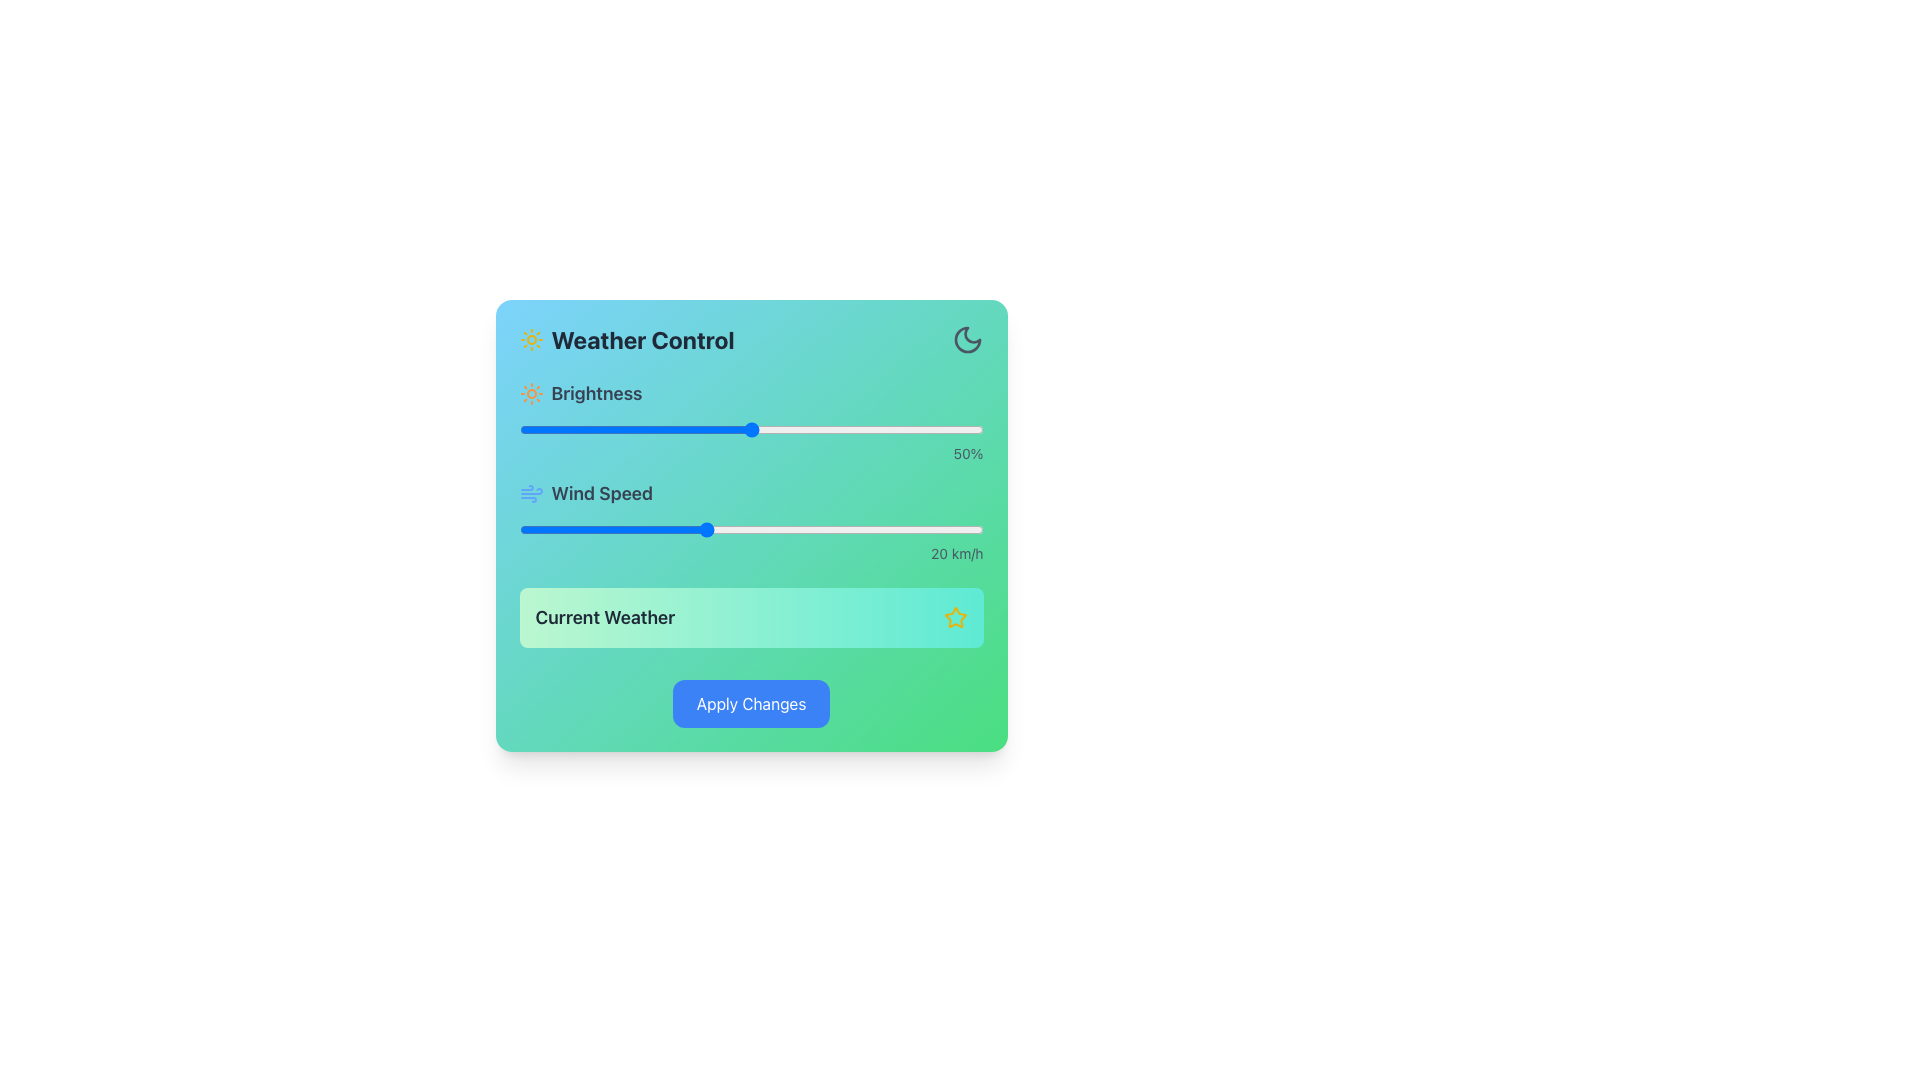 The width and height of the screenshot is (1920, 1080). What do you see at coordinates (967, 338) in the screenshot?
I see `the crescent moon-shaped icon in dark gray located at the top-right corner of the Weather Control interface` at bounding box center [967, 338].